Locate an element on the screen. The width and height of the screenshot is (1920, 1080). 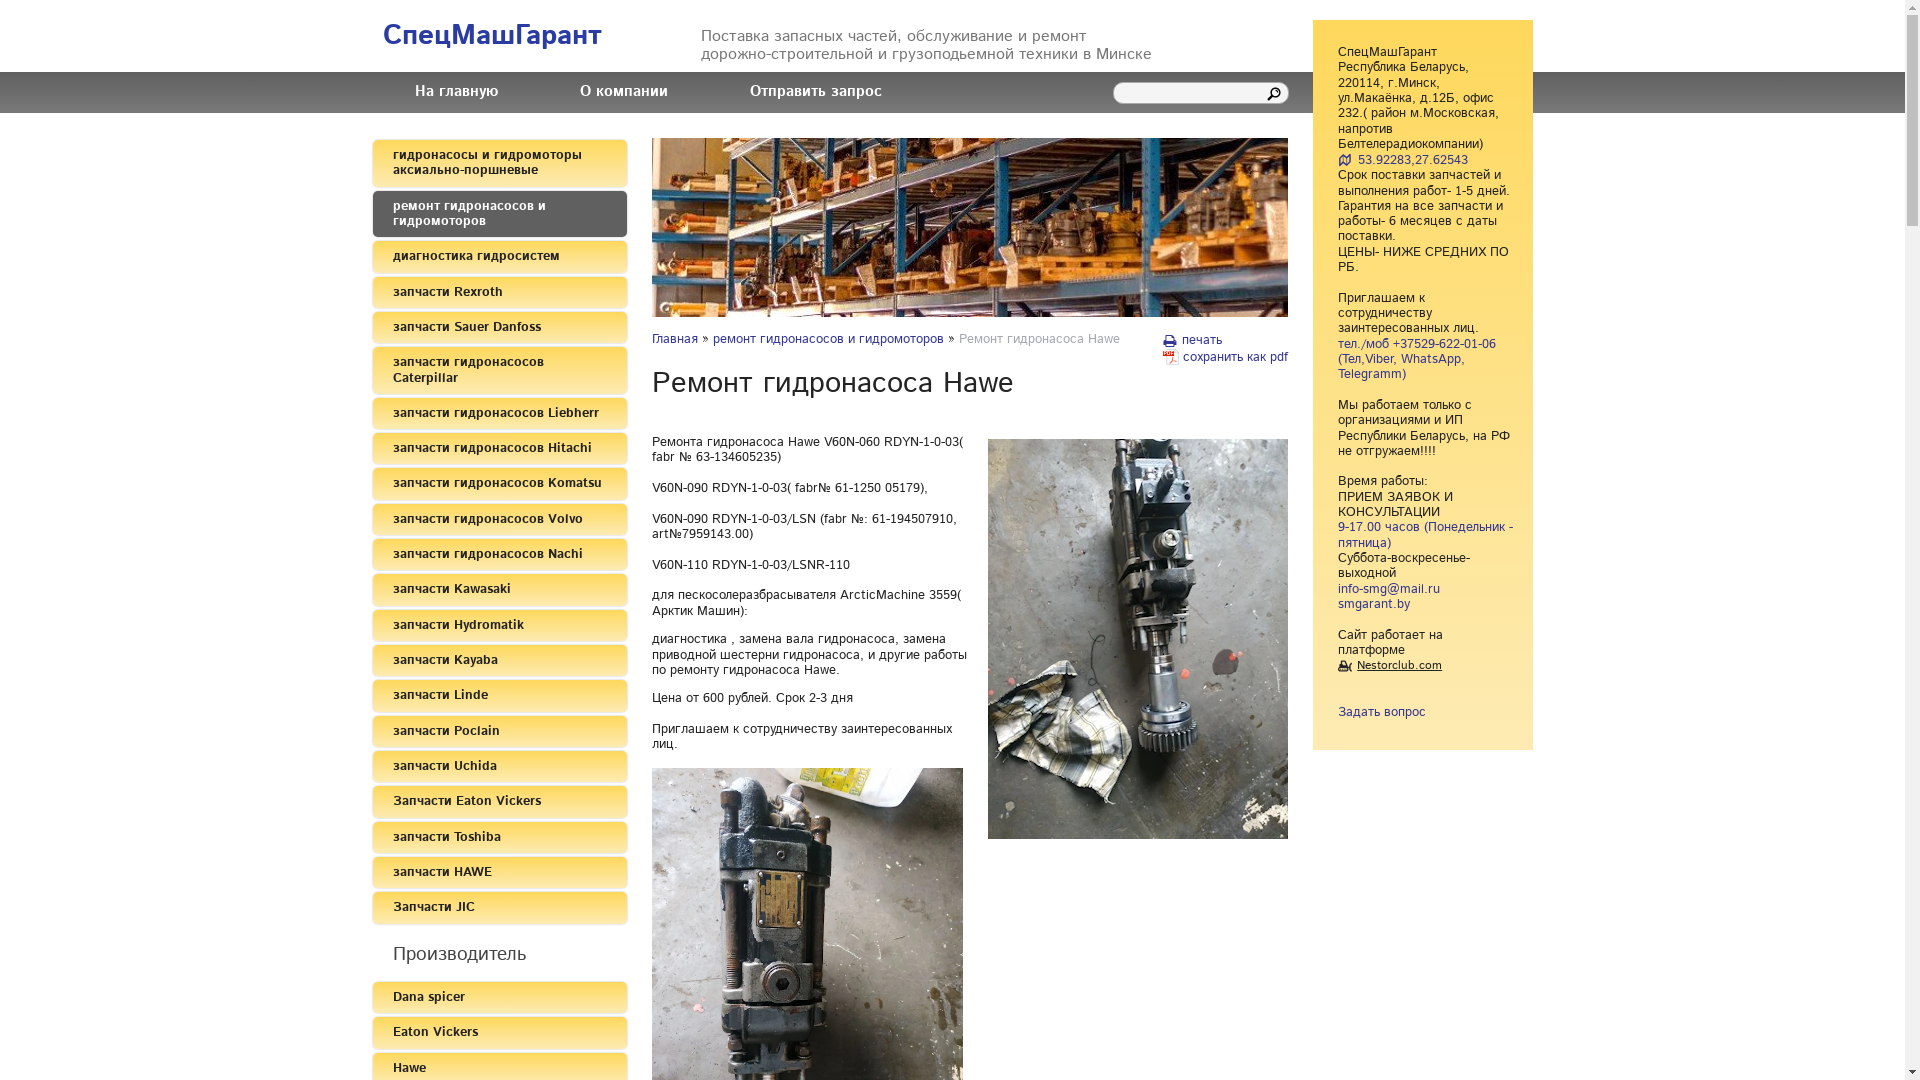
'info-smg@mail.ru' is located at coordinates (1338, 588).